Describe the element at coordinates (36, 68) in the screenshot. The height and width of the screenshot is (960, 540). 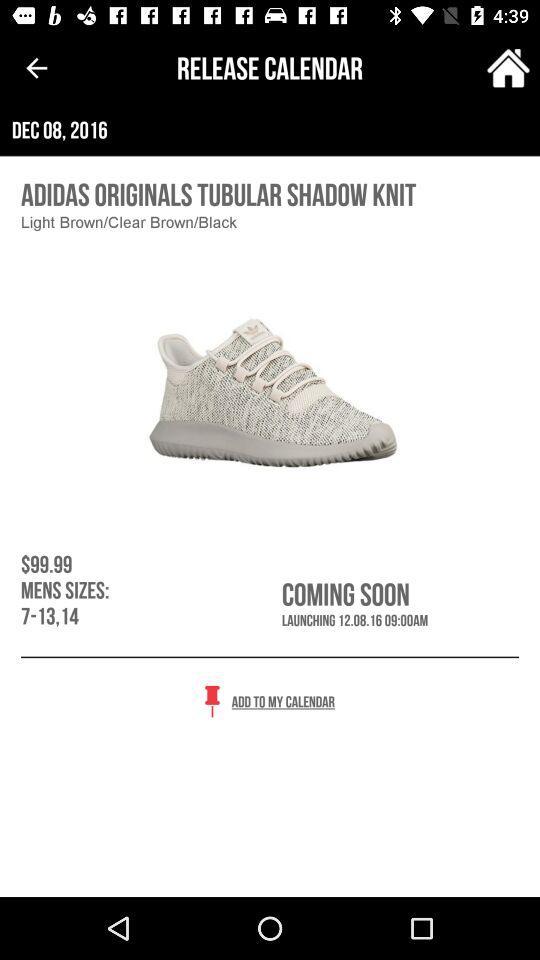
I see `the item above dec 08, 2016 icon` at that location.